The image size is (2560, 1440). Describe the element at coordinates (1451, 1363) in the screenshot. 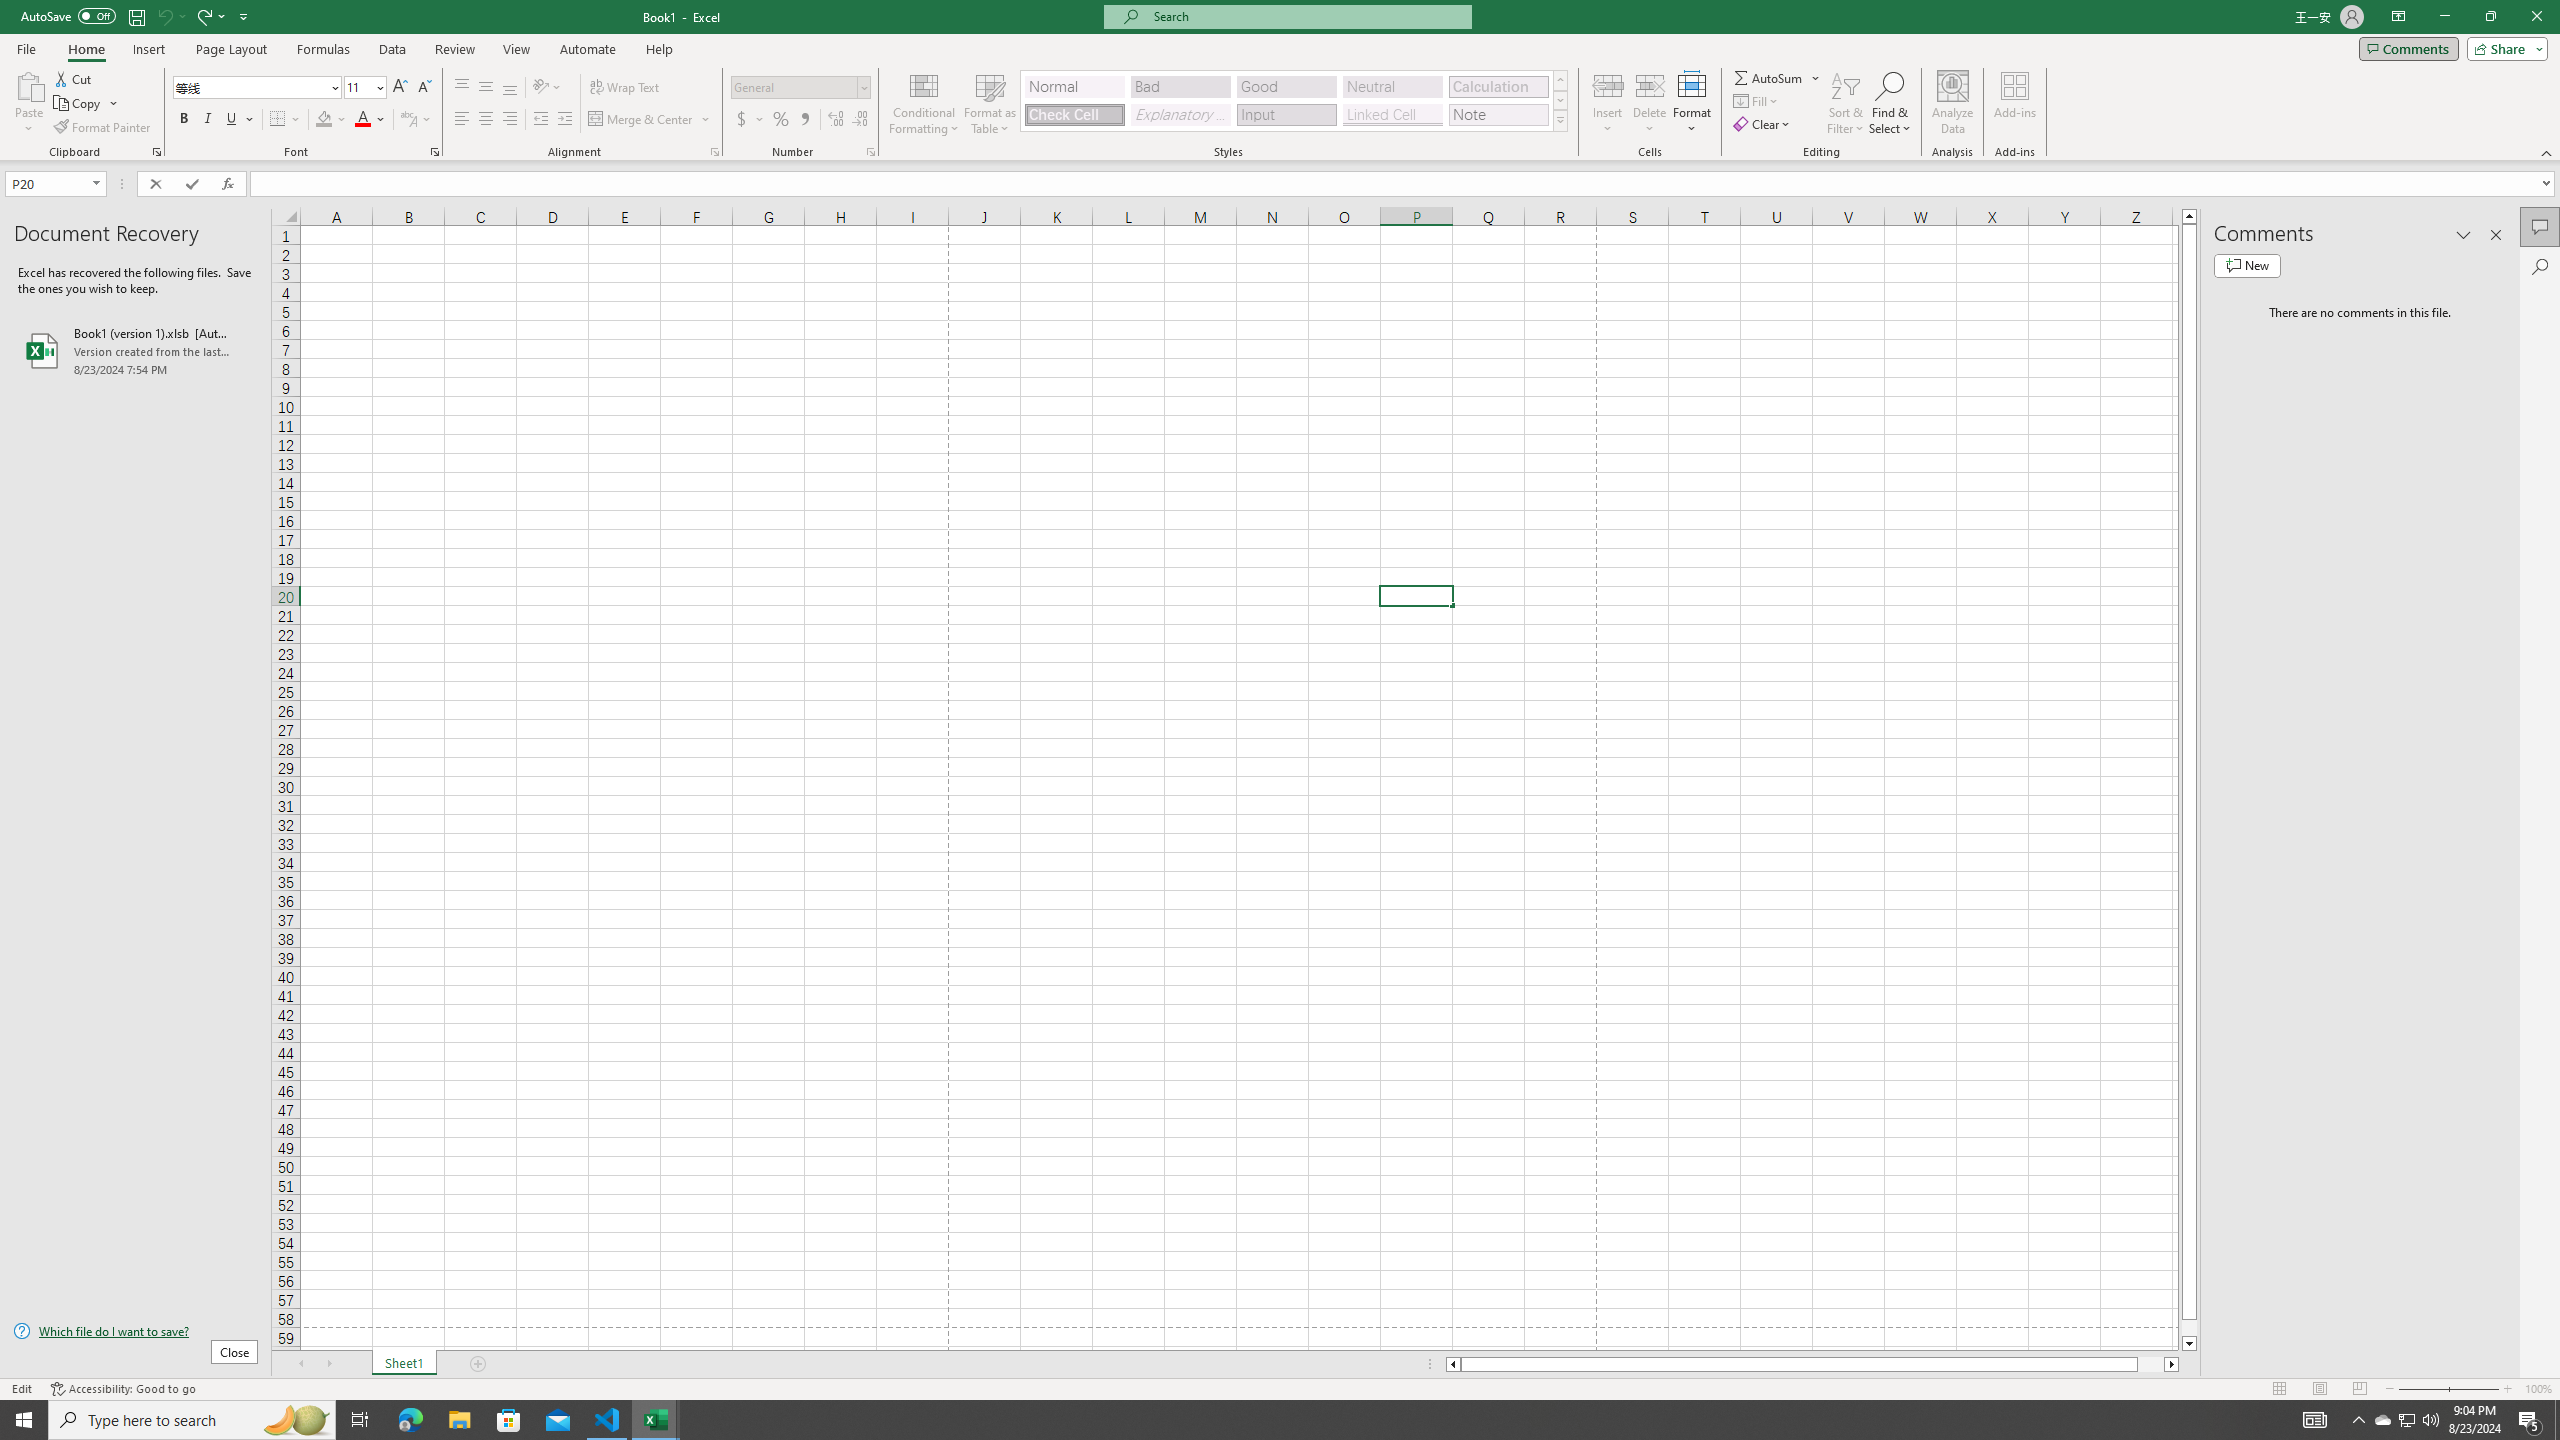

I see `'Column left'` at that location.